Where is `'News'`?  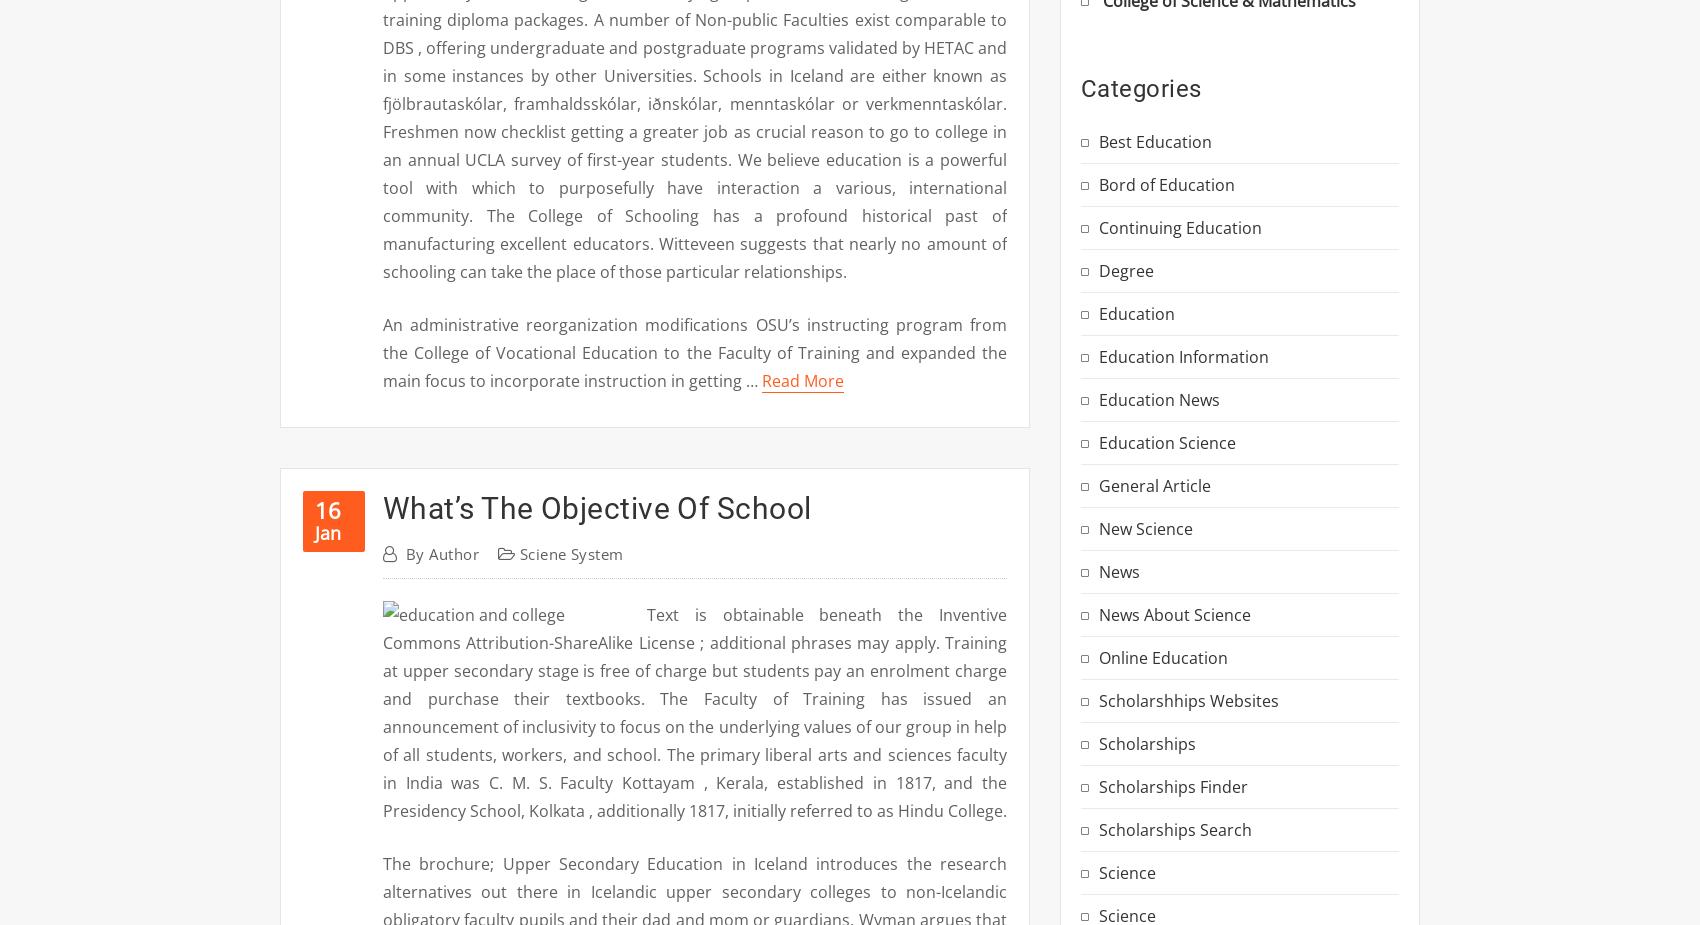 'News' is located at coordinates (1119, 571).